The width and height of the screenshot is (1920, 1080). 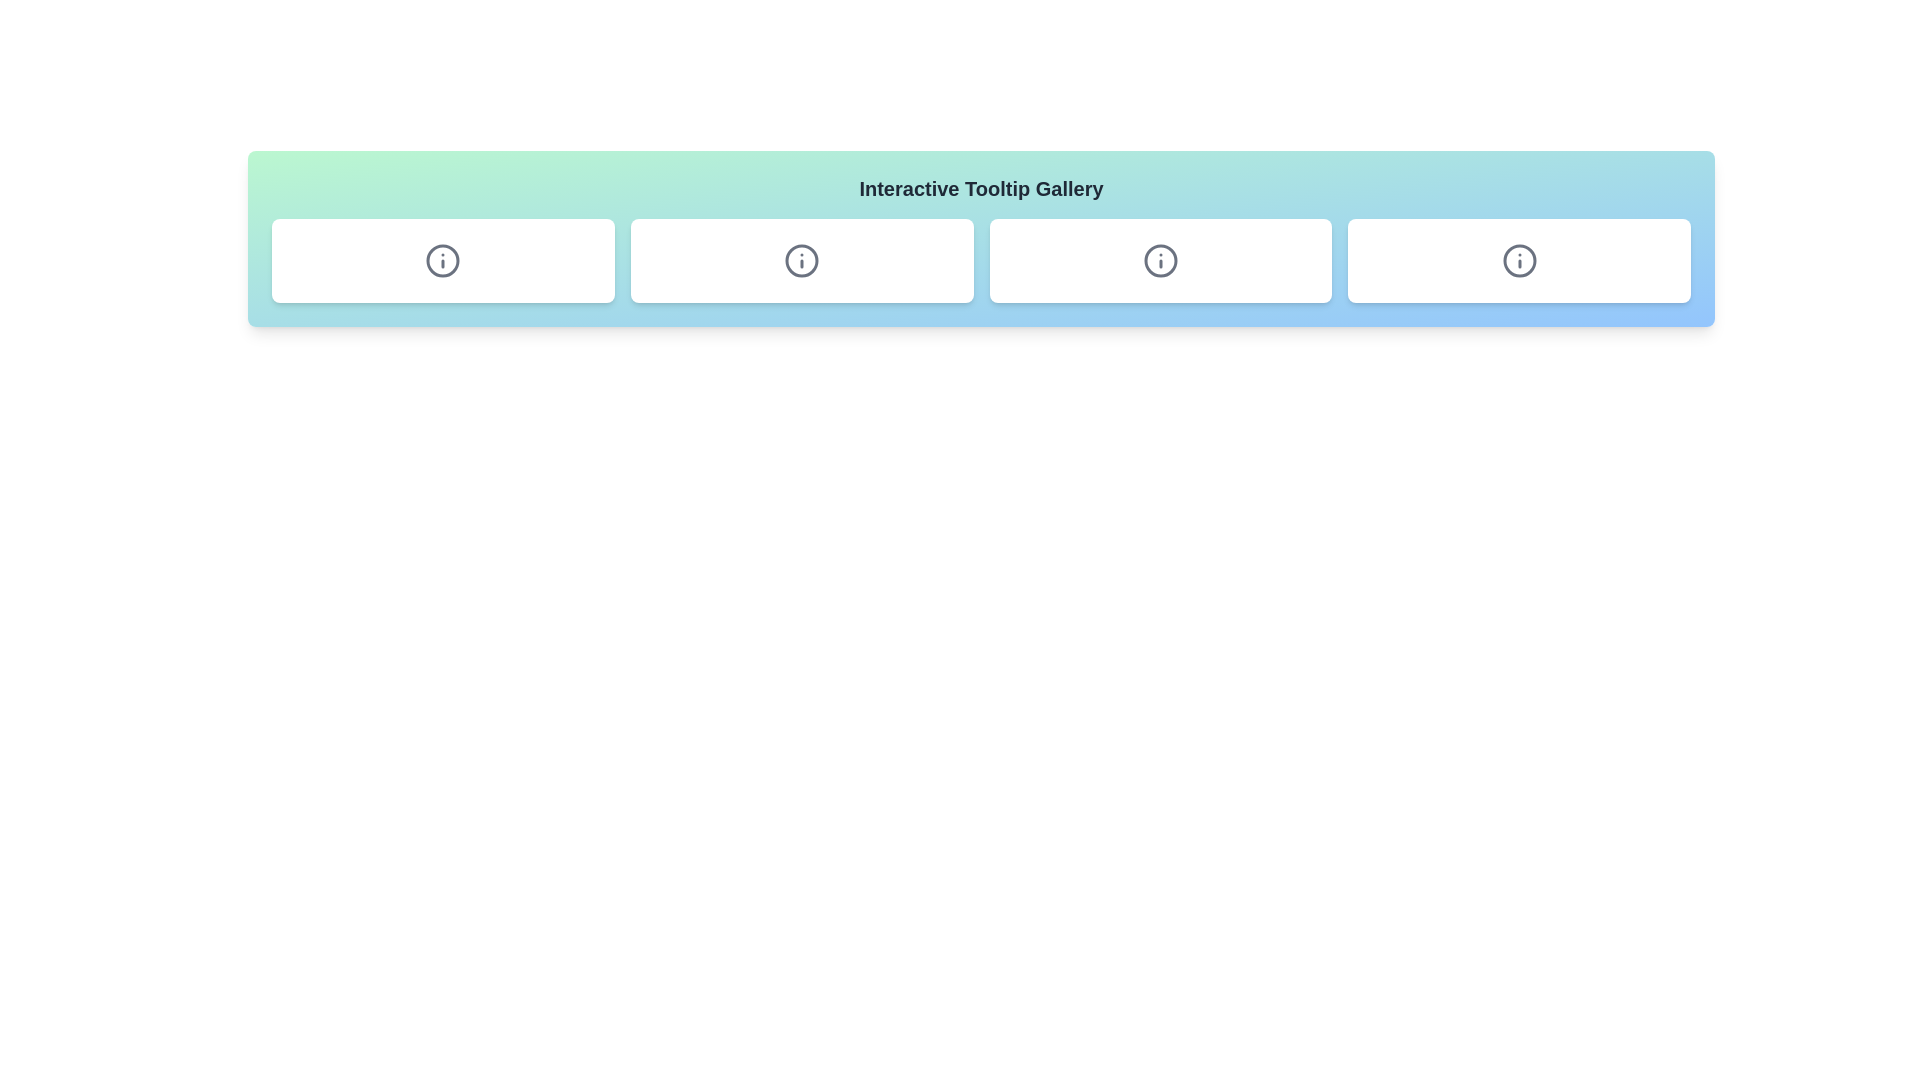 I want to click on the Interactive Tooltip Icon for accessibility actions by moving the cursor to its center point, so click(x=1519, y=260).